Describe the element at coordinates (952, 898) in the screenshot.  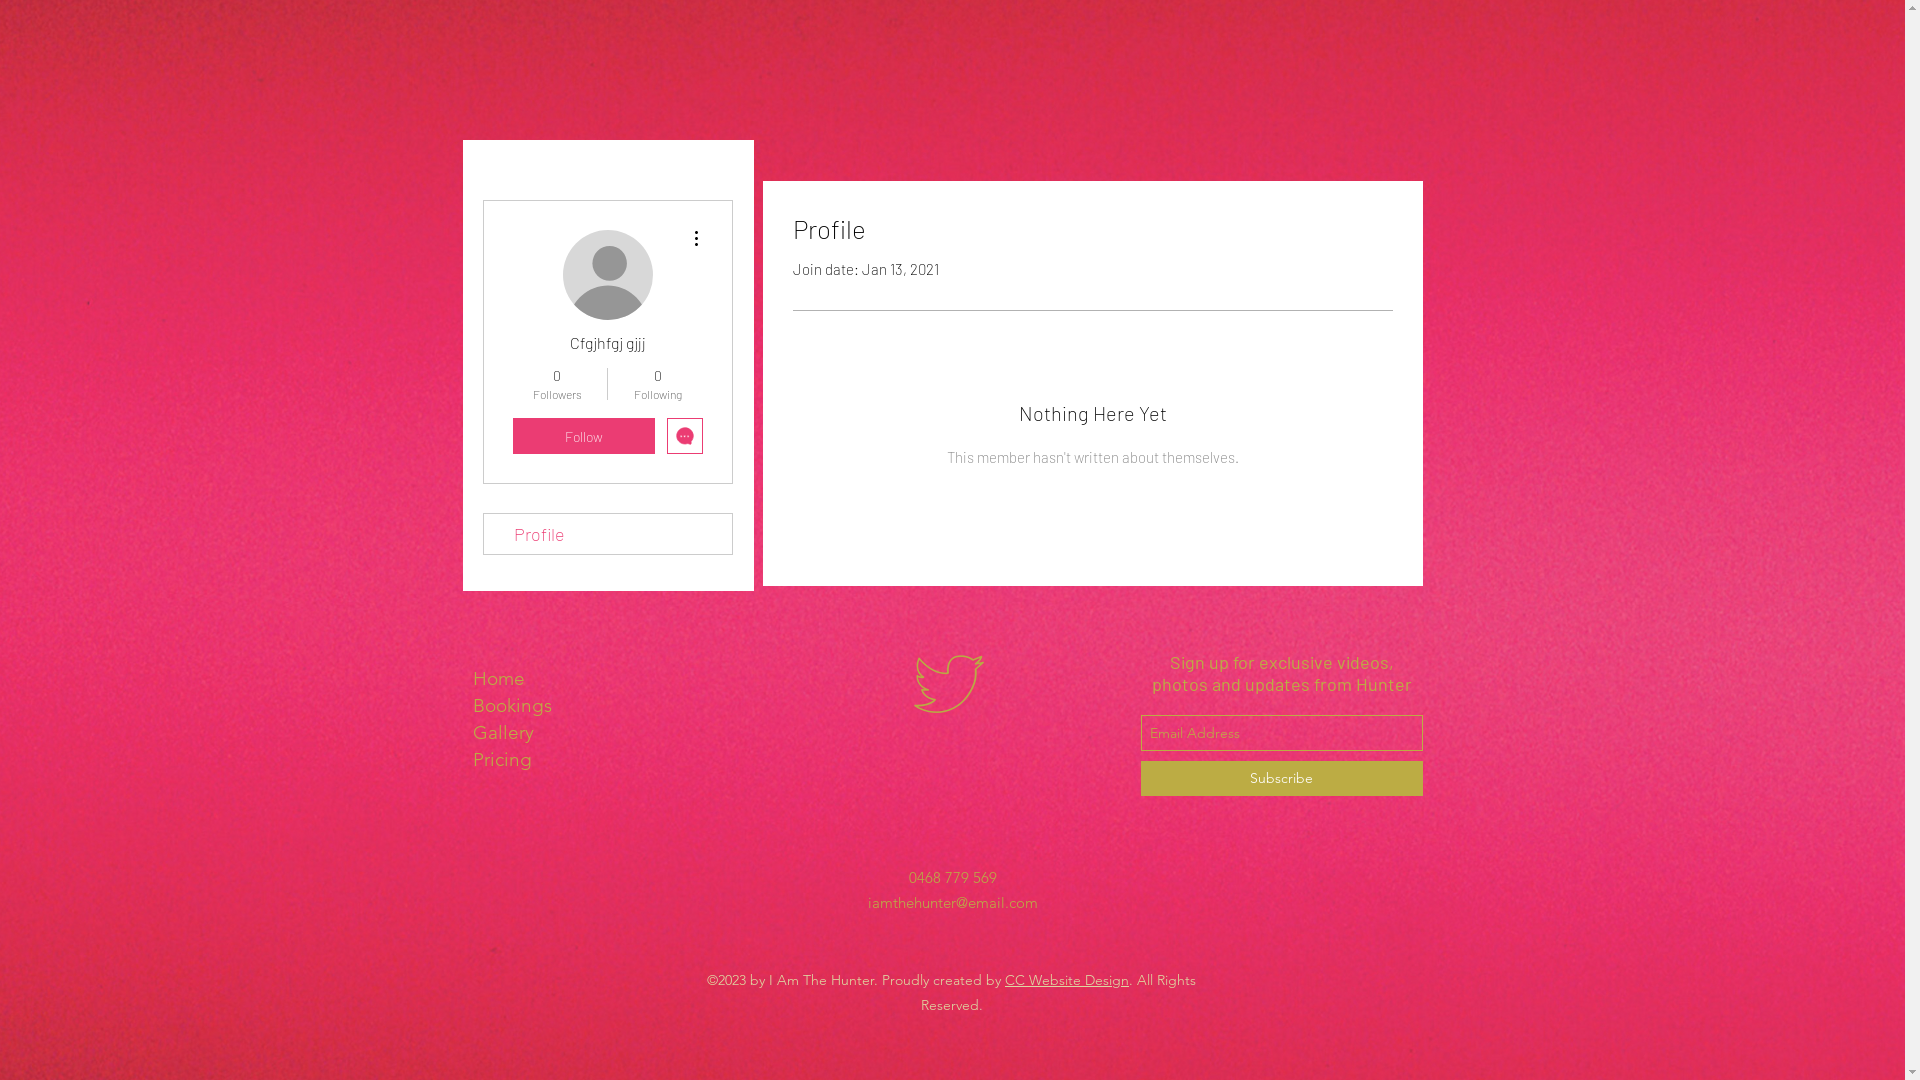
I see `'iamthehunter@email.com'` at that location.